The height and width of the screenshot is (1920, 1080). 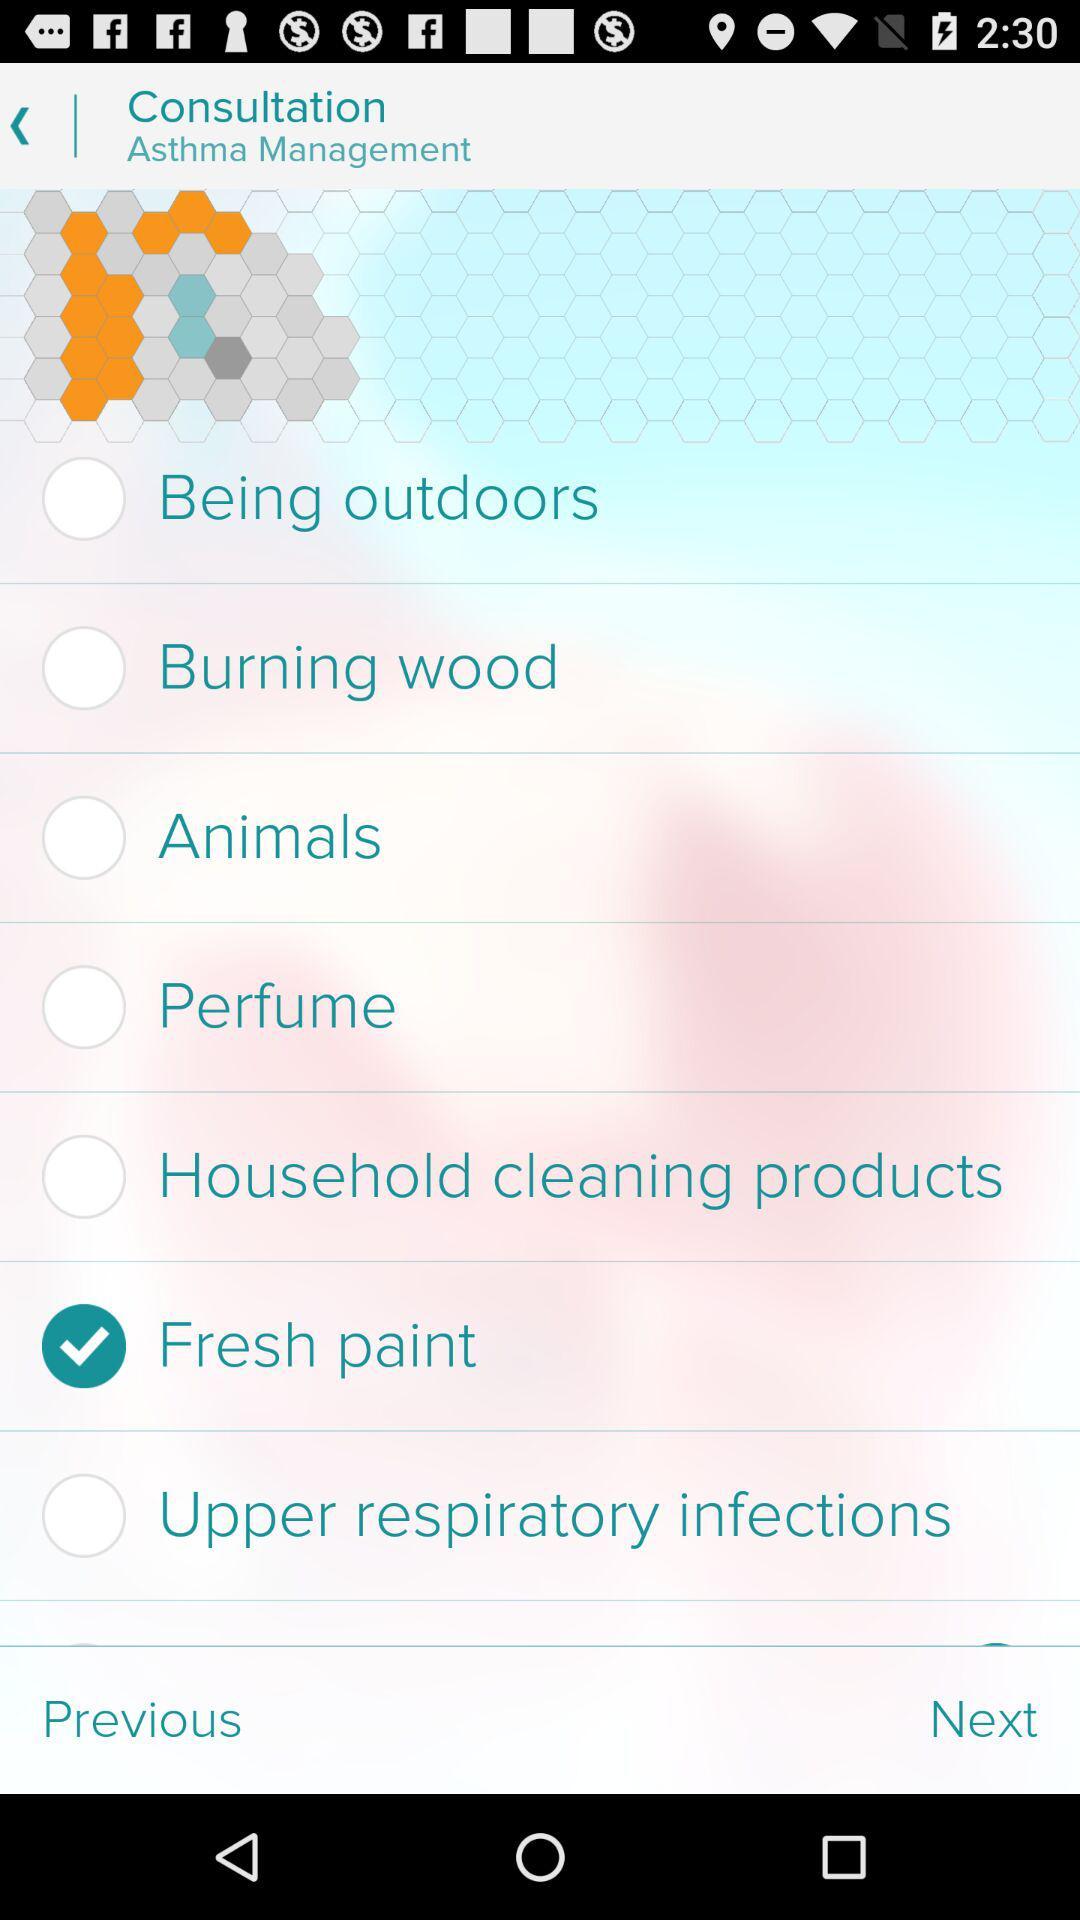 What do you see at coordinates (492, 1644) in the screenshot?
I see `the sulfites in food` at bounding box center [492, 1644].